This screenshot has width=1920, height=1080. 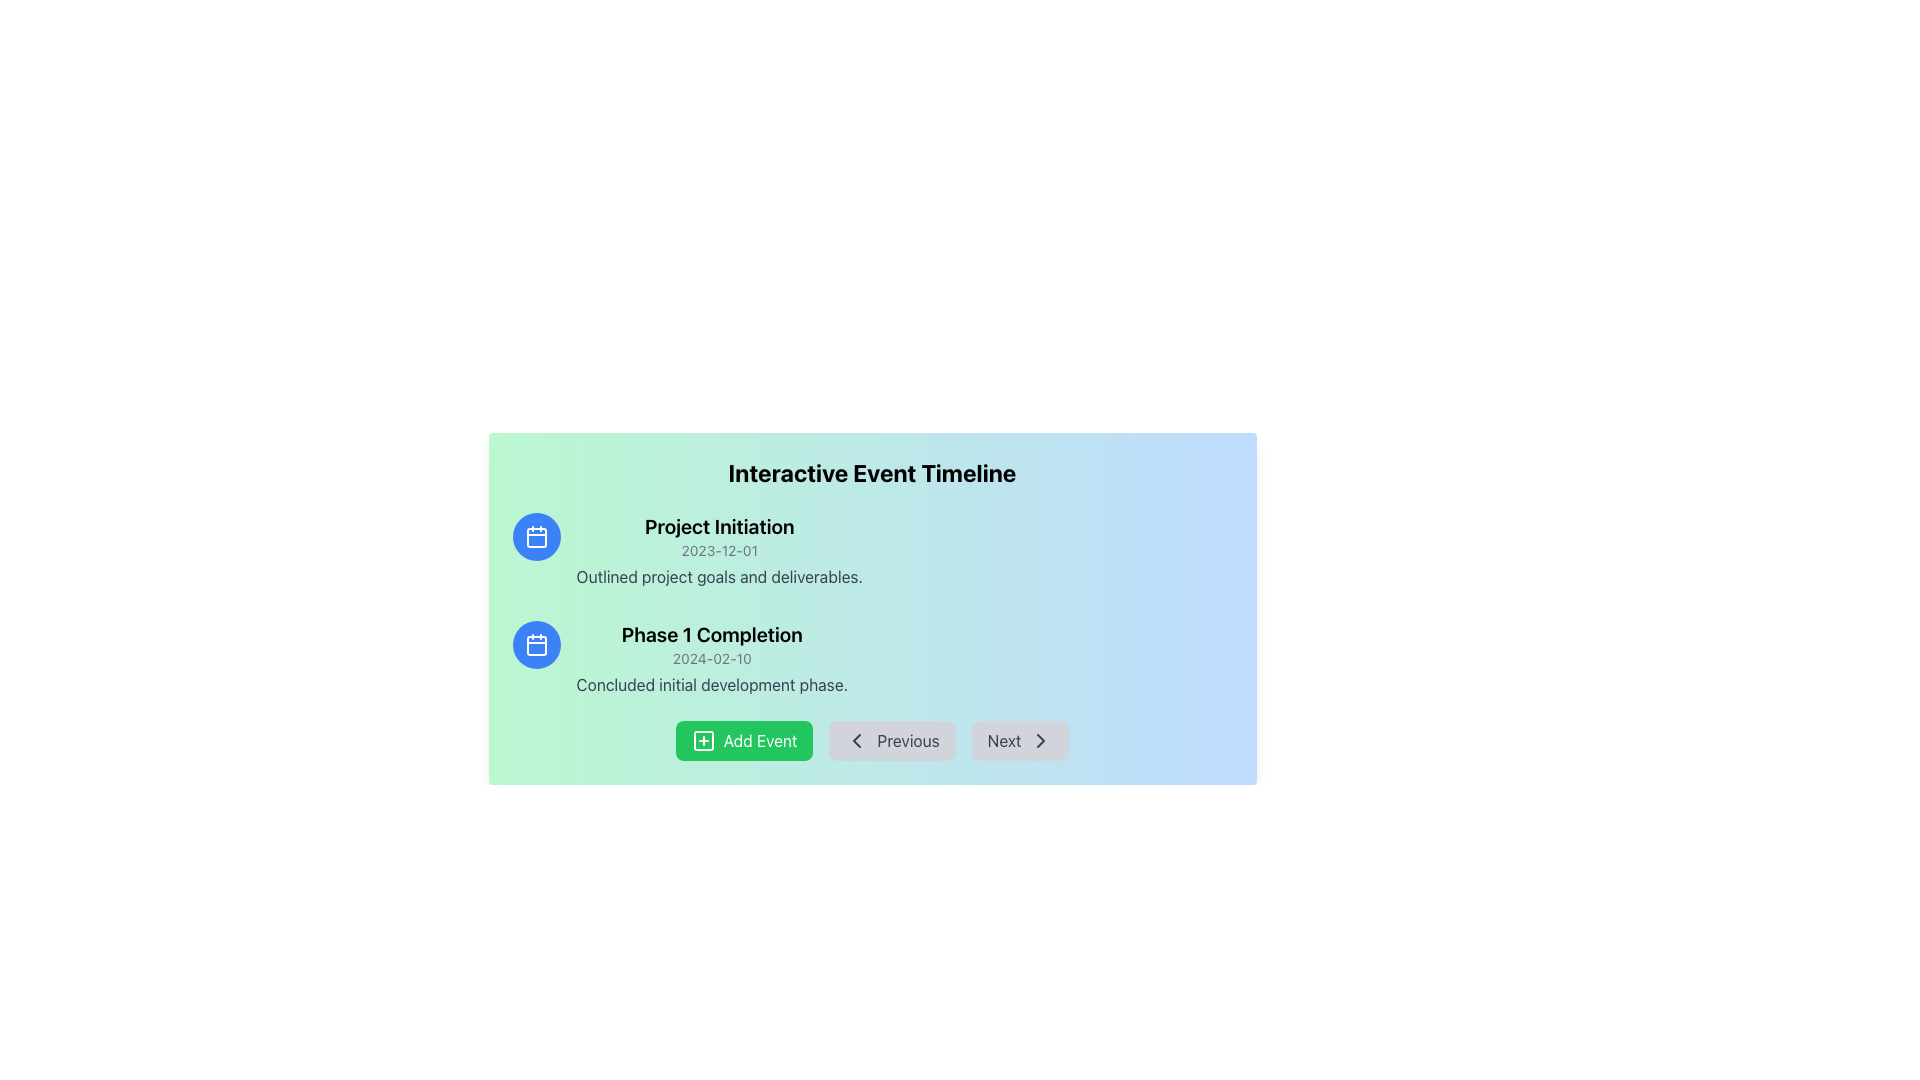 I want to click on the green square button with a white plus symbol that is part of the 'Add Event' button located at the bottom left of the main content area, so click(x=703, y=740).